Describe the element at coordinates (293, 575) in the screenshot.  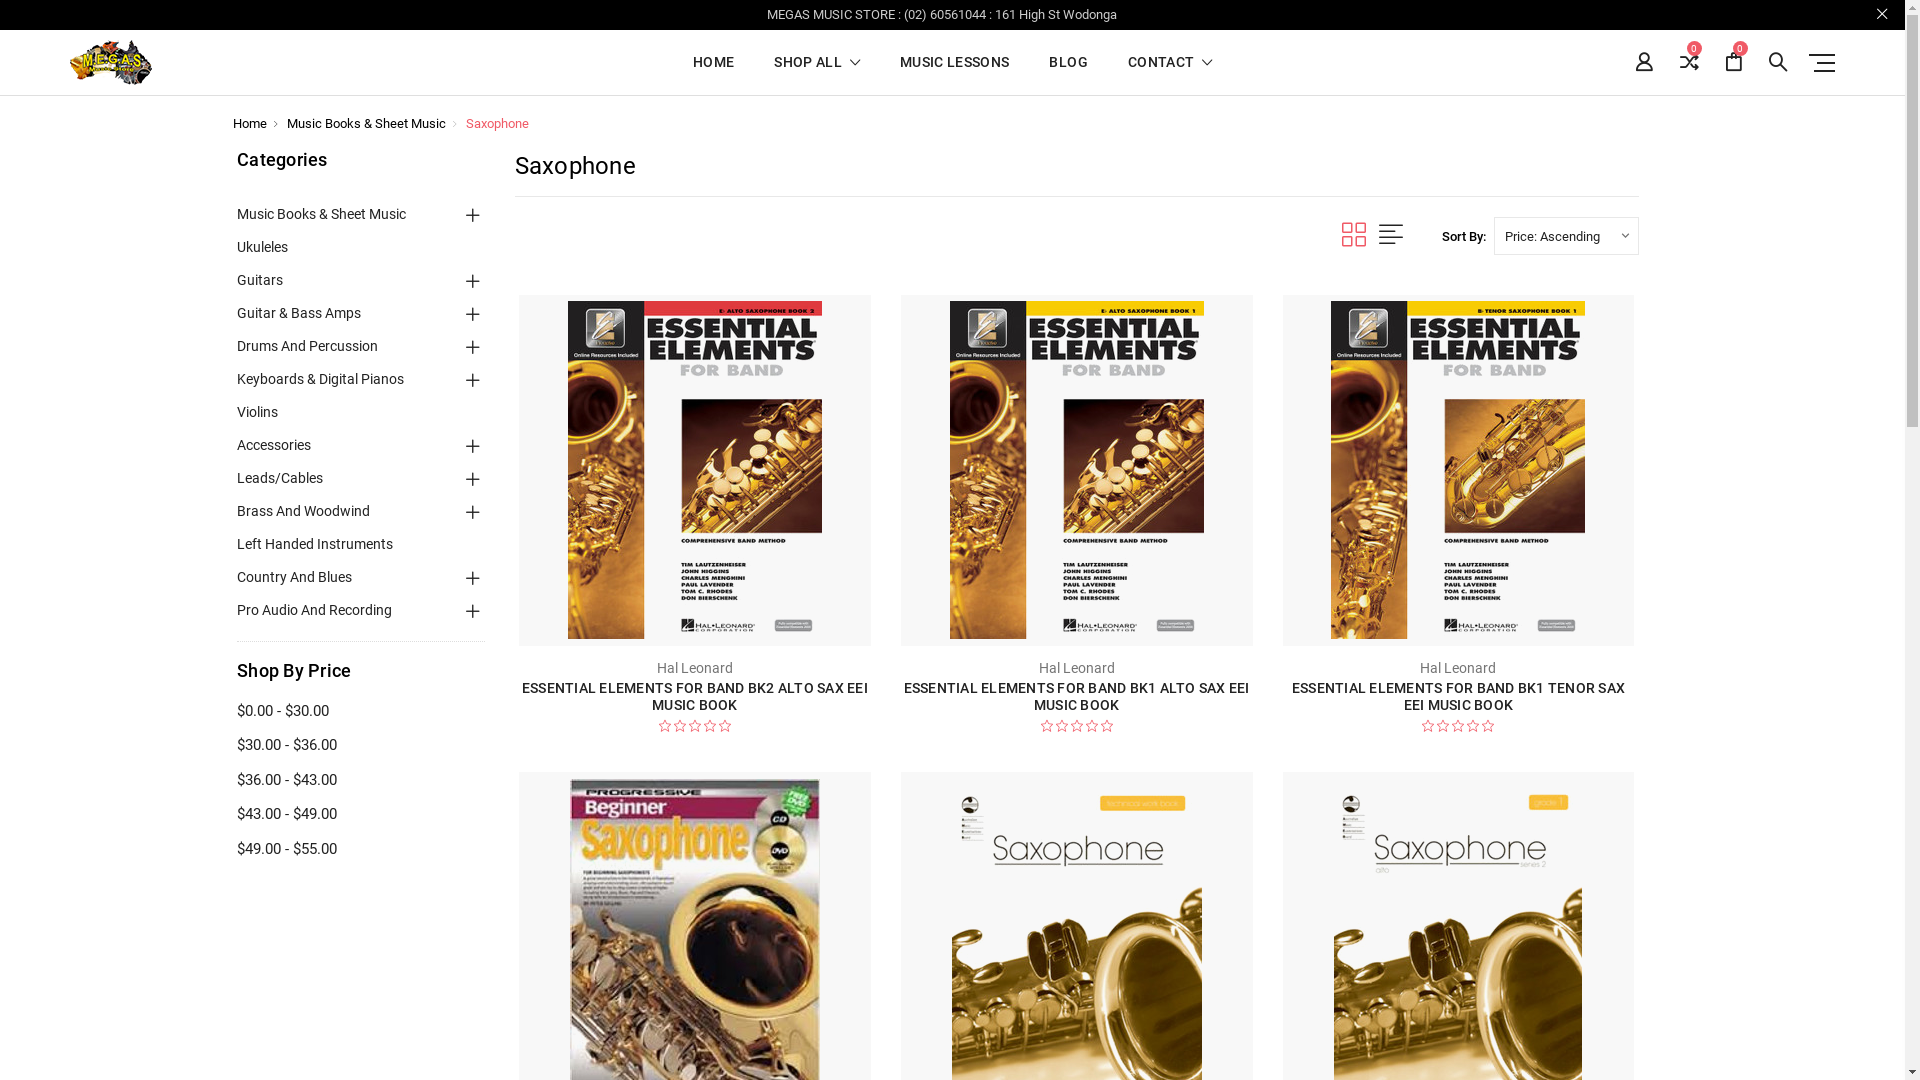
I see `'Country And Blues'` at that location.